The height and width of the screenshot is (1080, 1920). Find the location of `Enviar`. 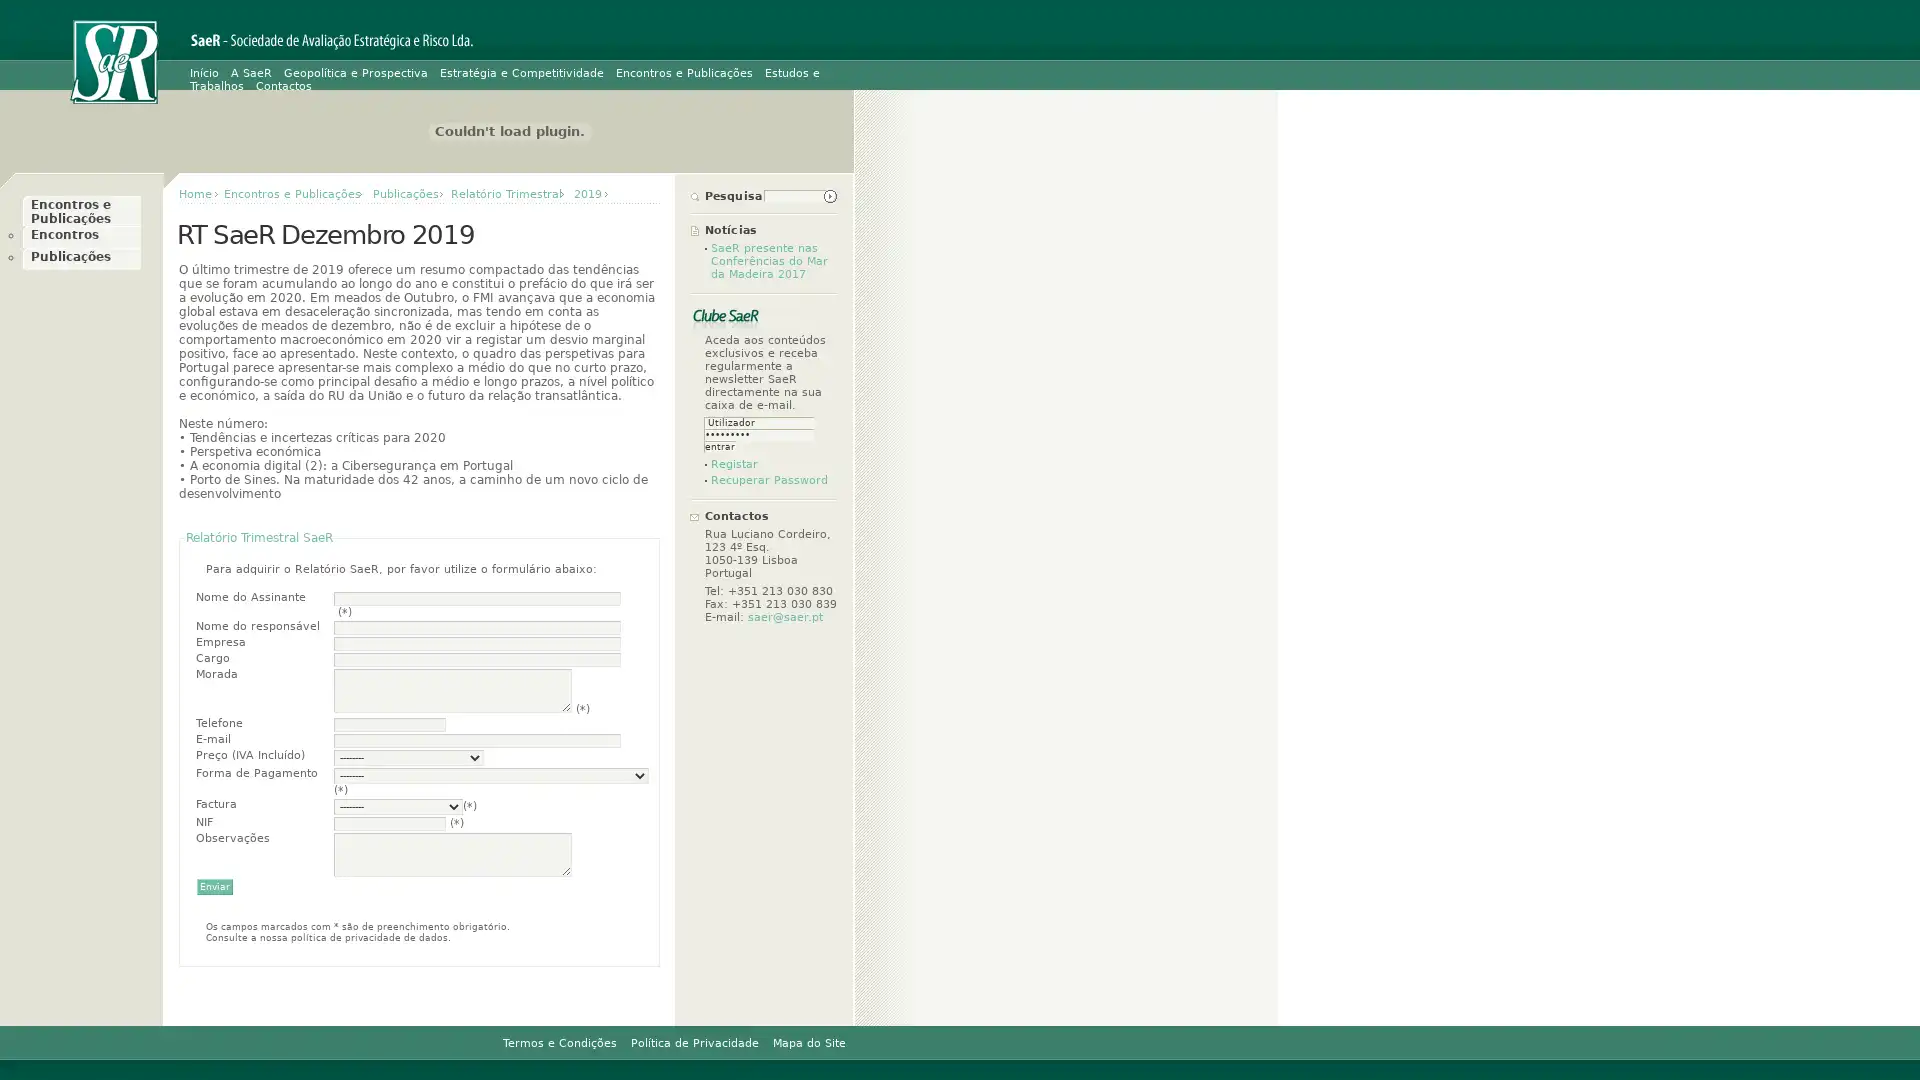

Enviar is located at coordinates (215, 886).